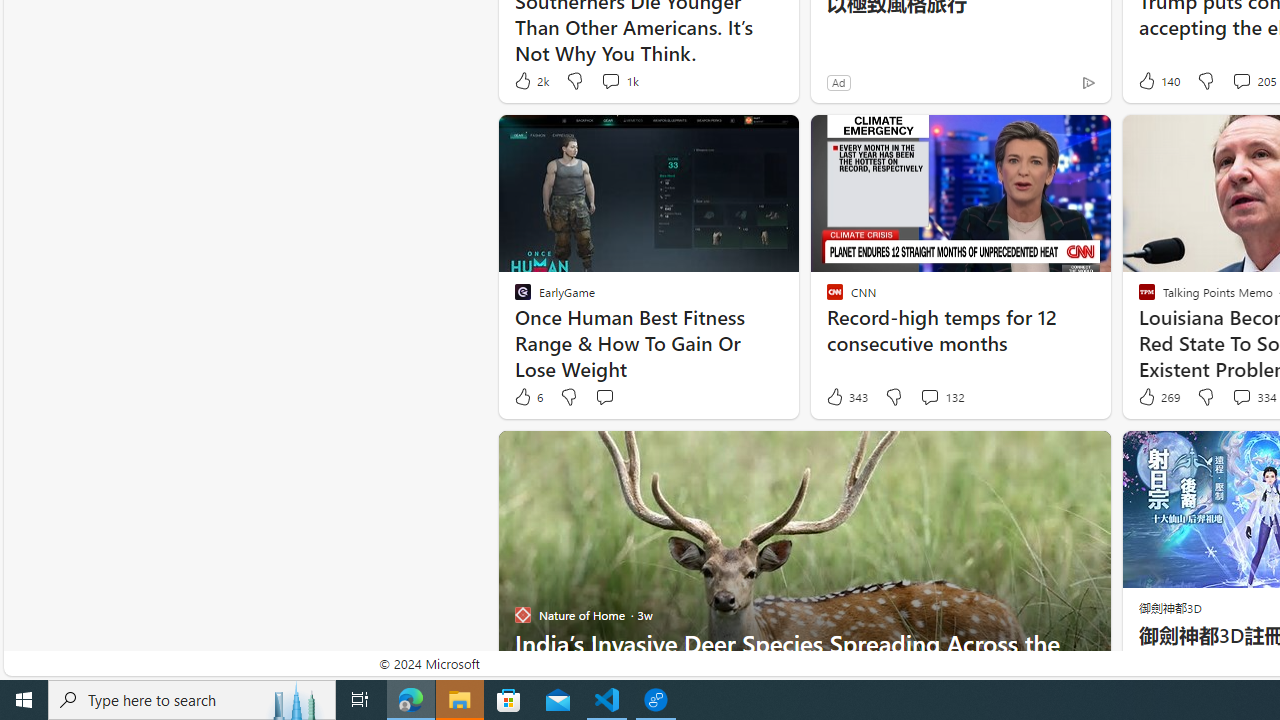  Describe the element at coordinates (846, 397) in the screenshot. I see `'343 Like'` at that location.